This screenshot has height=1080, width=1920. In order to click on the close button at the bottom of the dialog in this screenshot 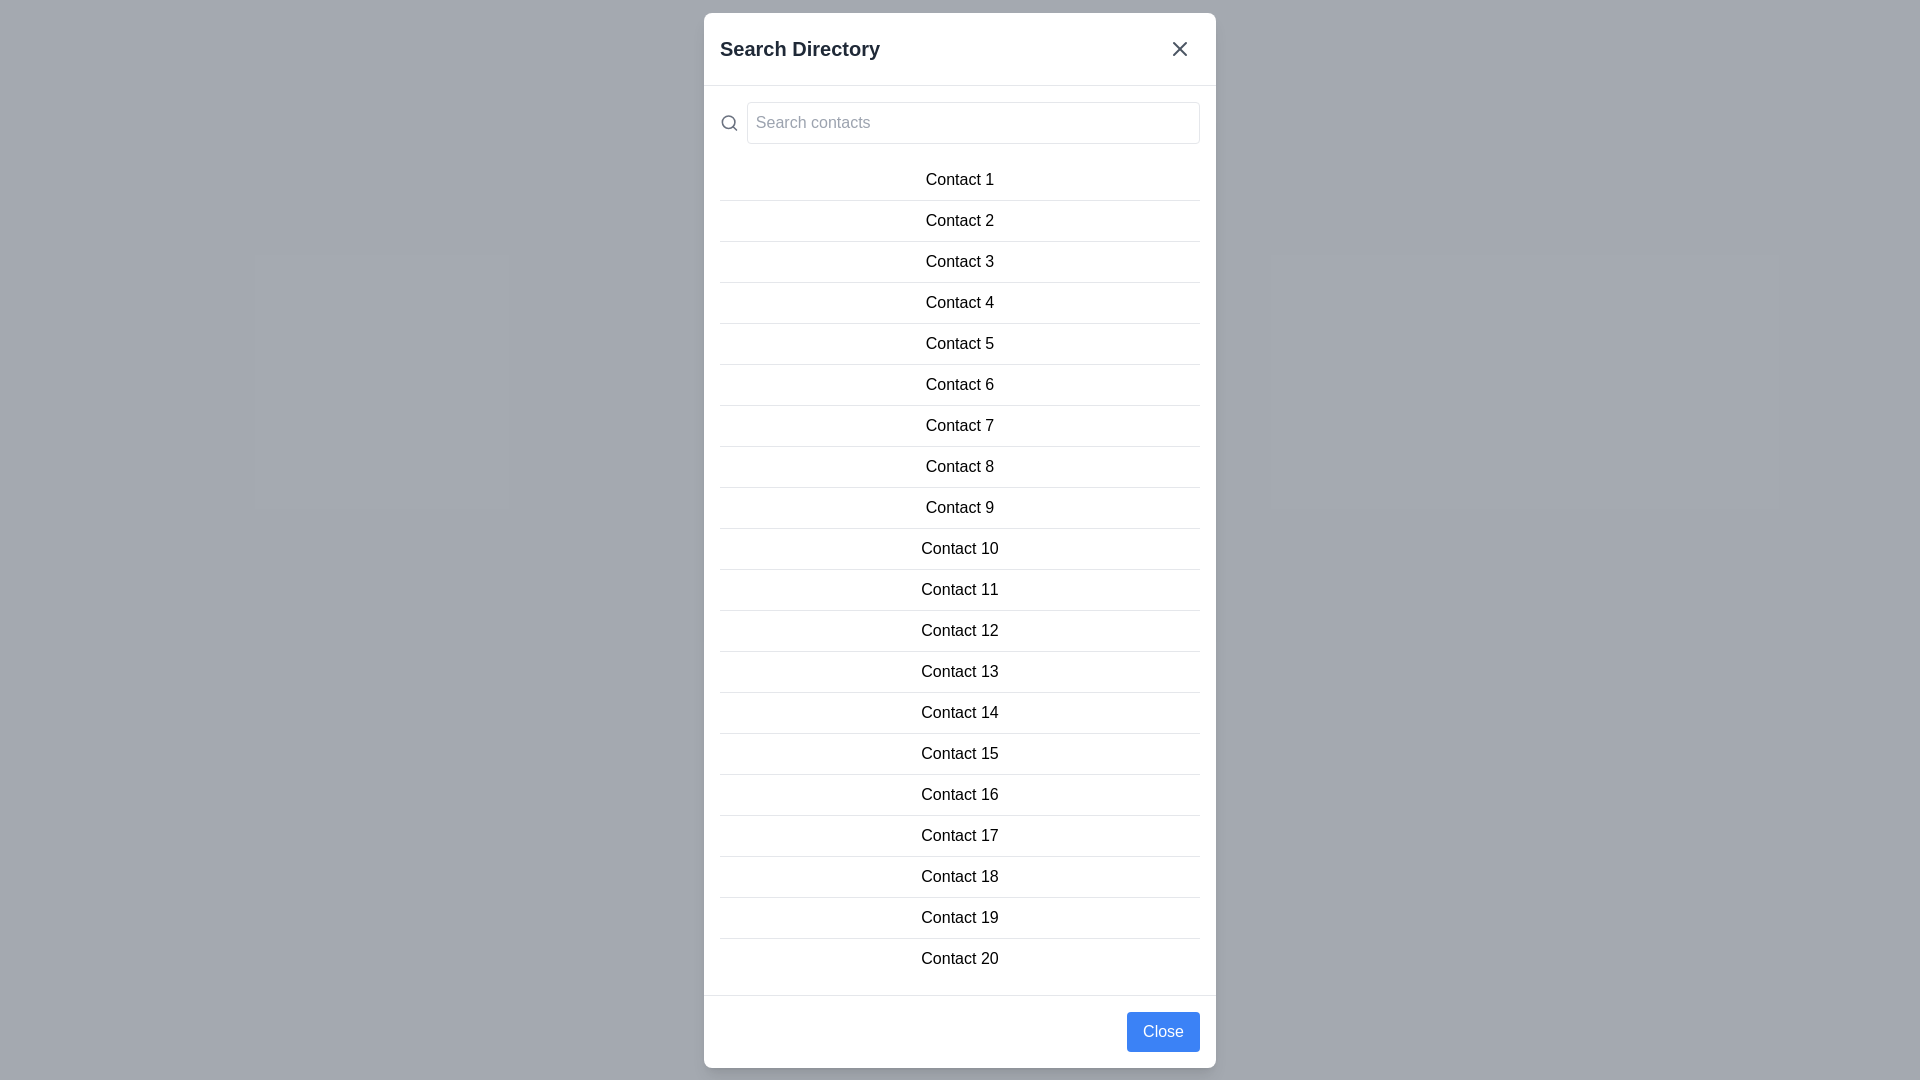, I will do `click(1163, 1031)`.